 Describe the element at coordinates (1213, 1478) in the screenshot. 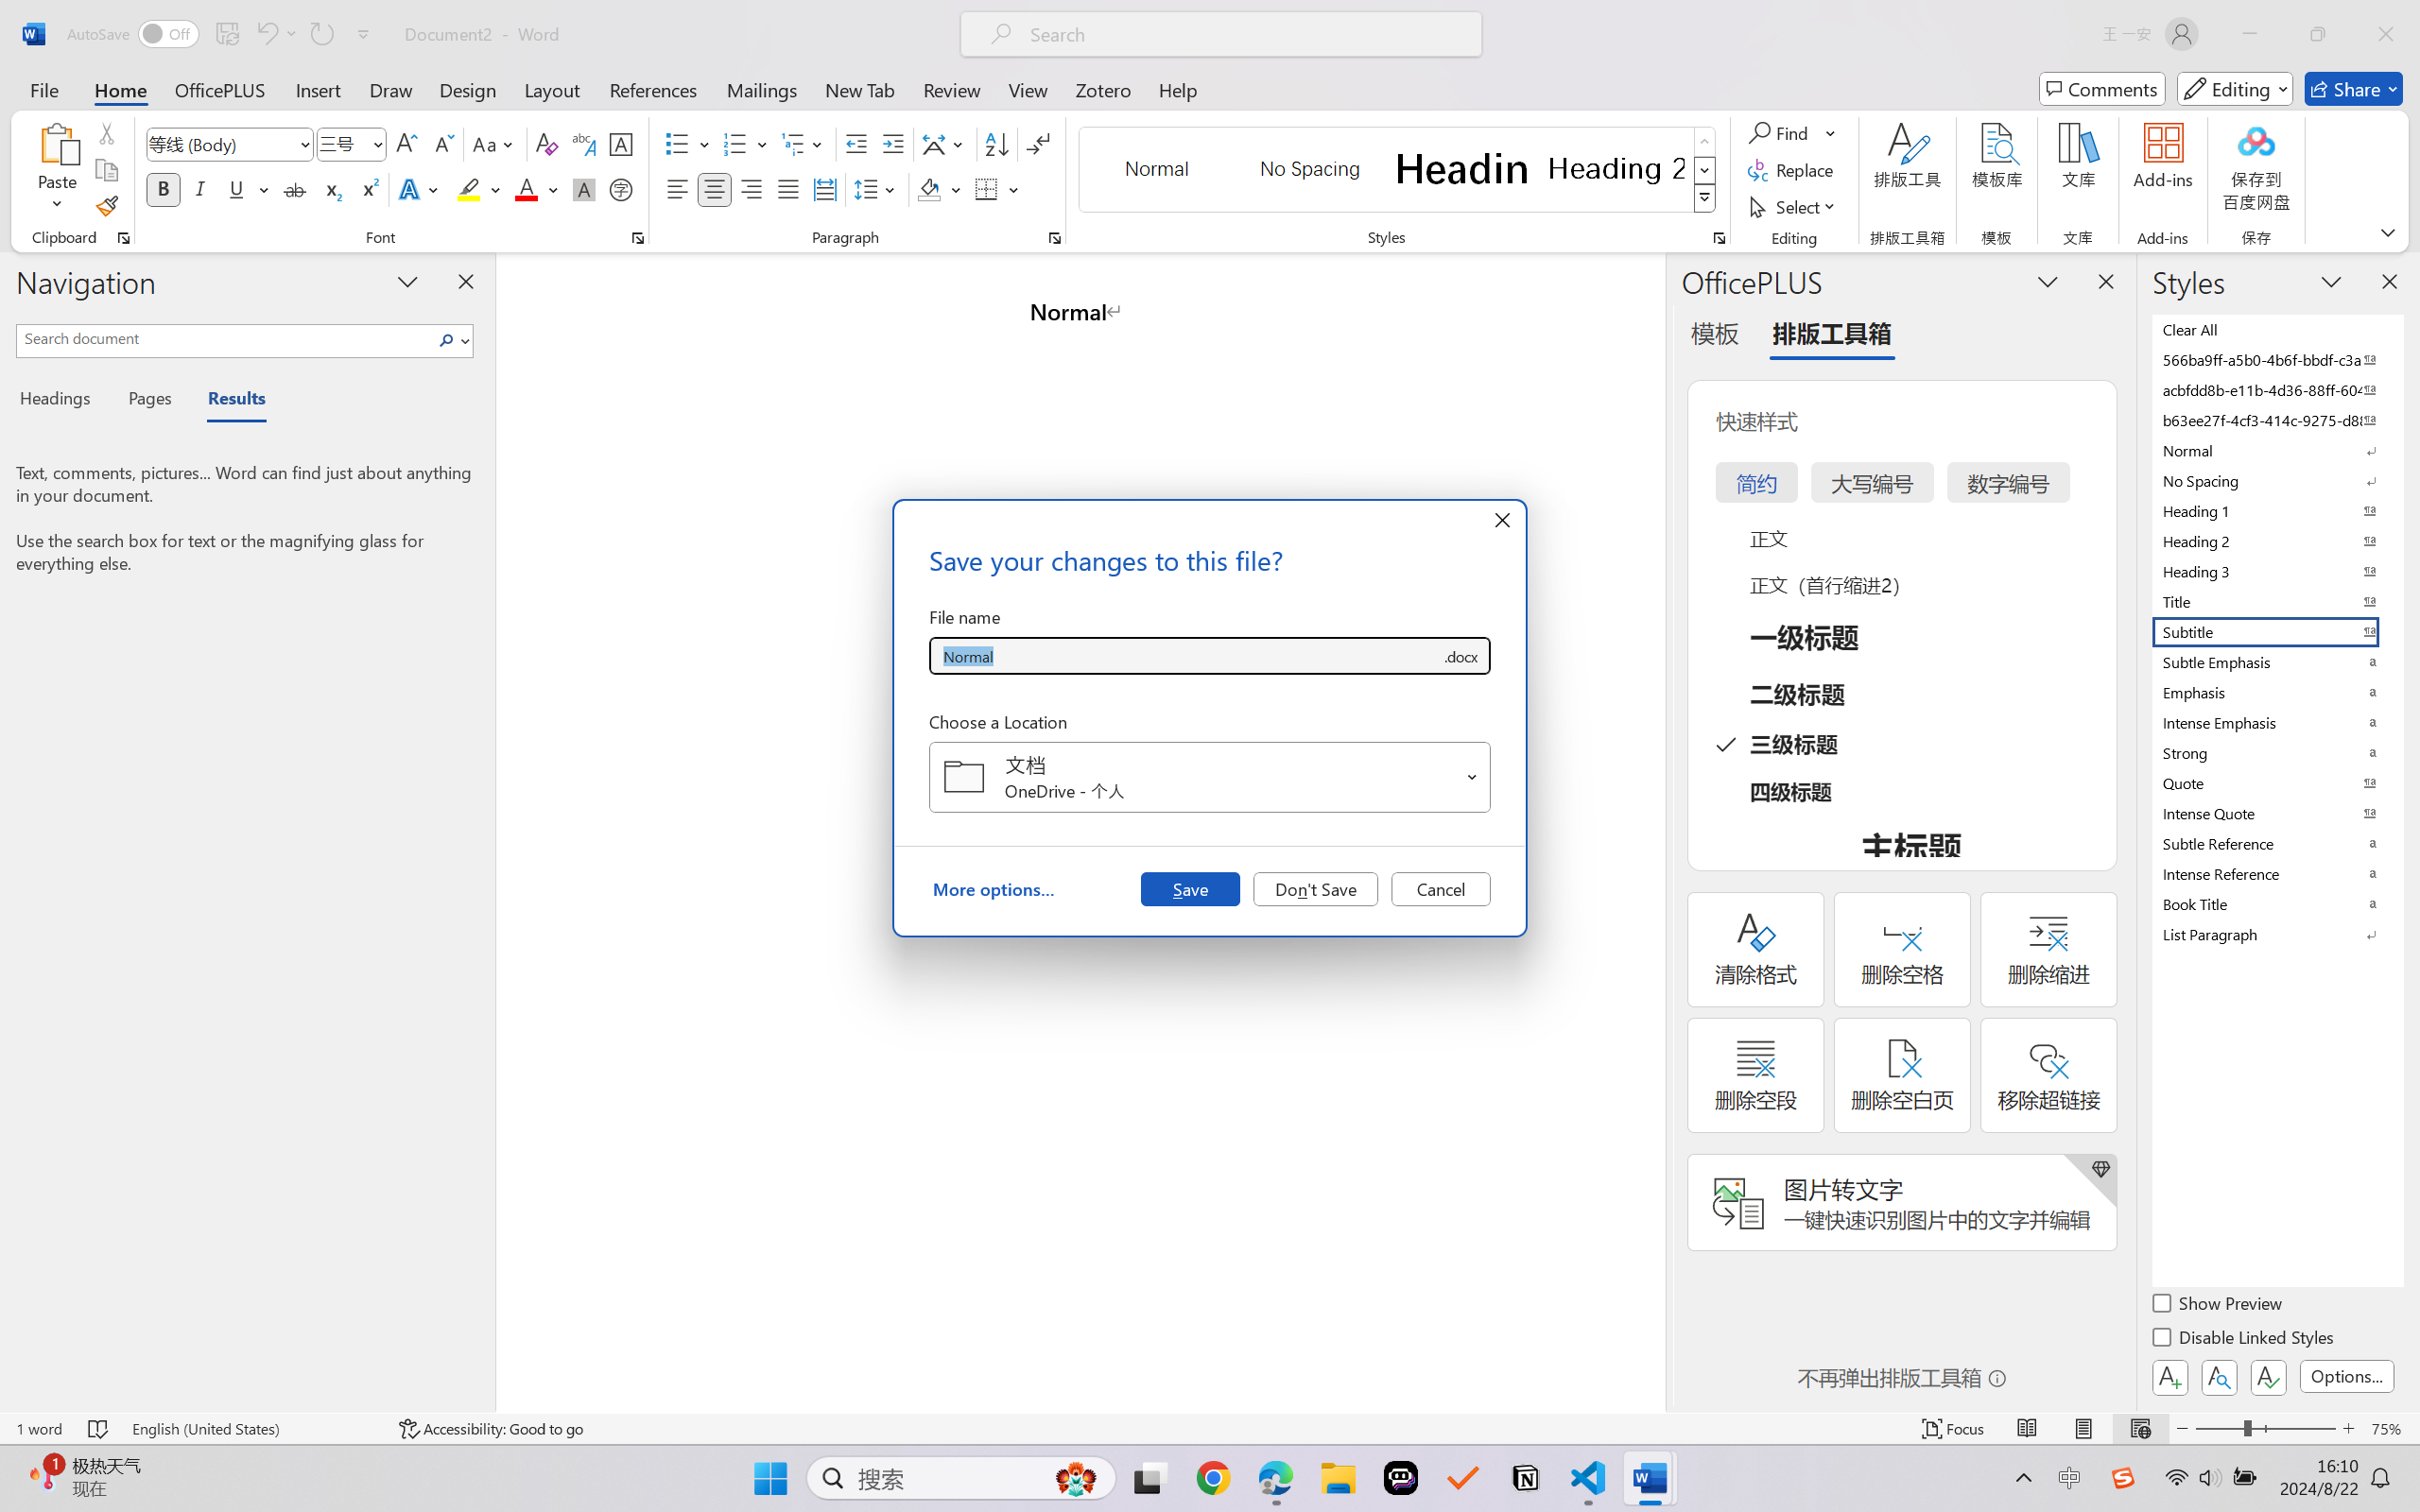

I see `'Google Chrome'` at that location.